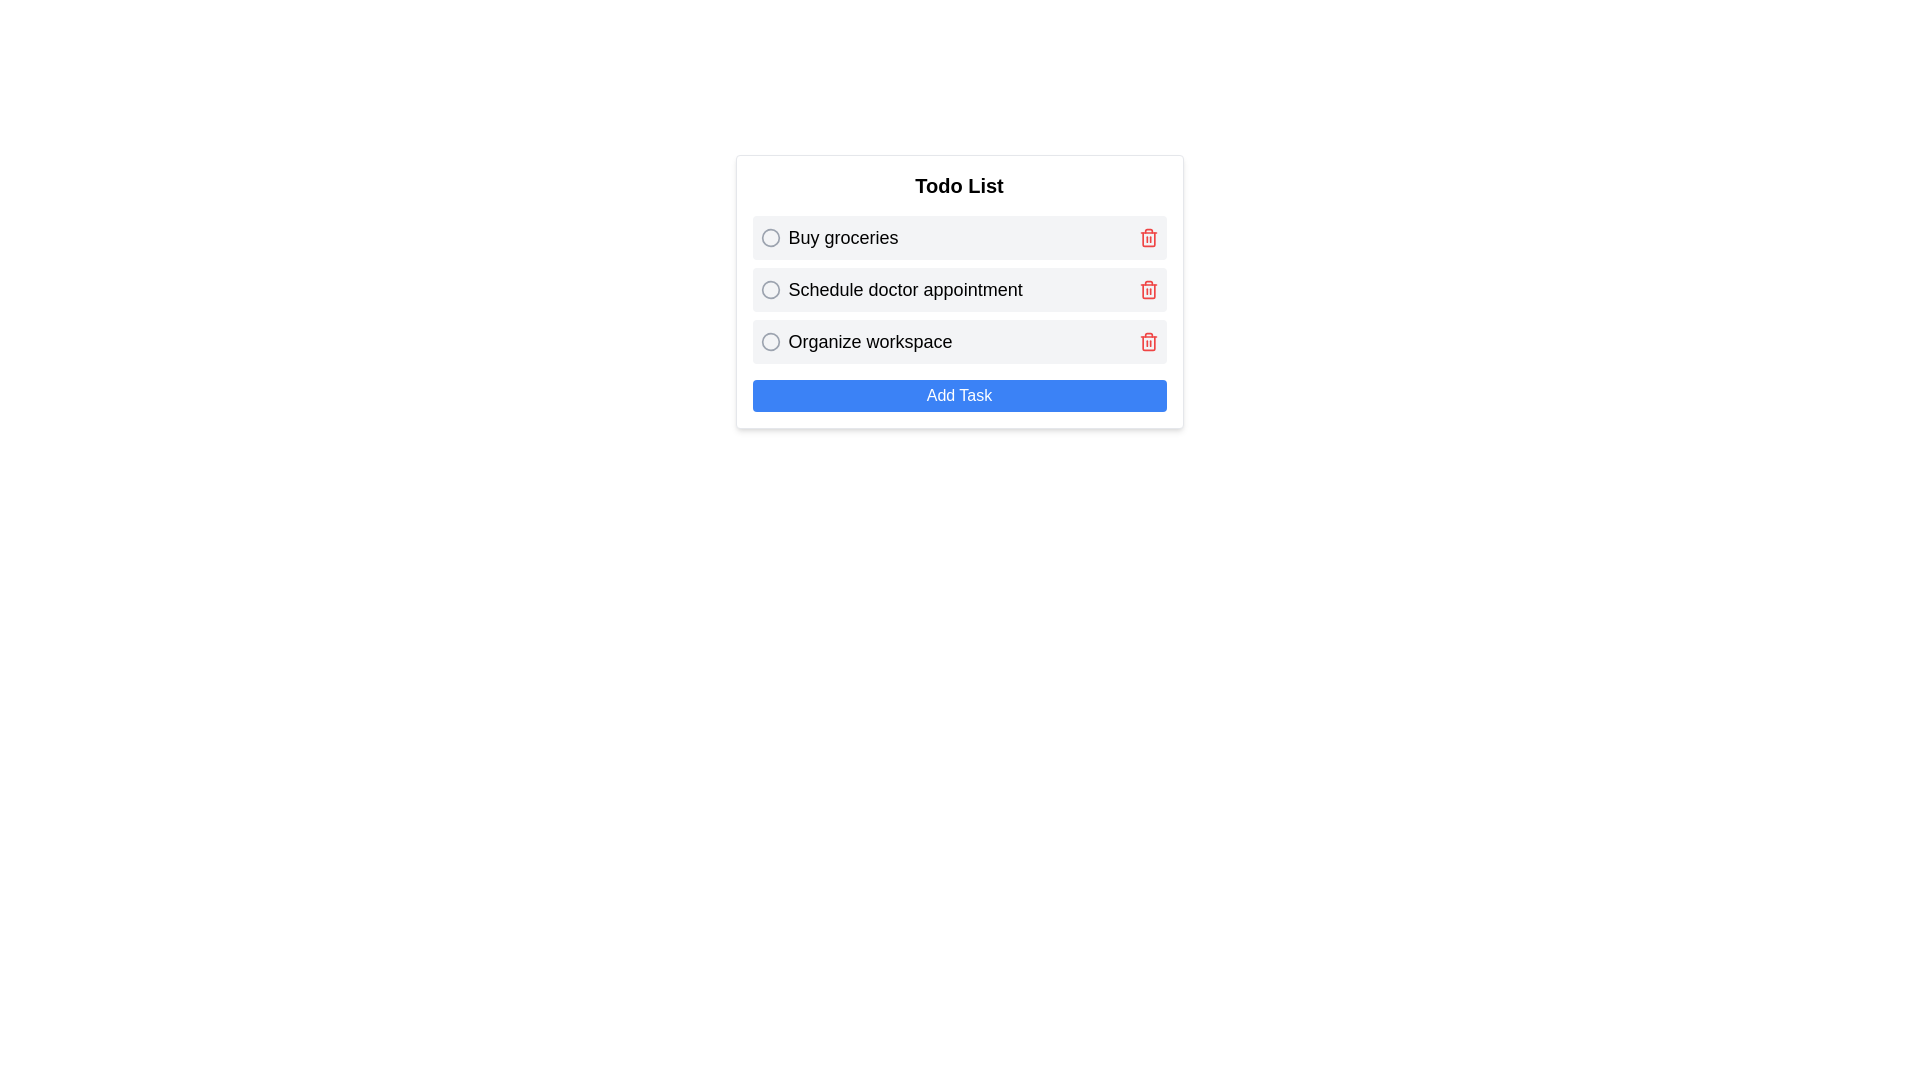 The image size is (1920, 1080). What do you see at coordinates (1148, 237) in the screenshot?
I see `the delete button for the to-do item titled 'Buy groceries' to receive hover-specific styling or feedback` at bounding box center [1148, 237].